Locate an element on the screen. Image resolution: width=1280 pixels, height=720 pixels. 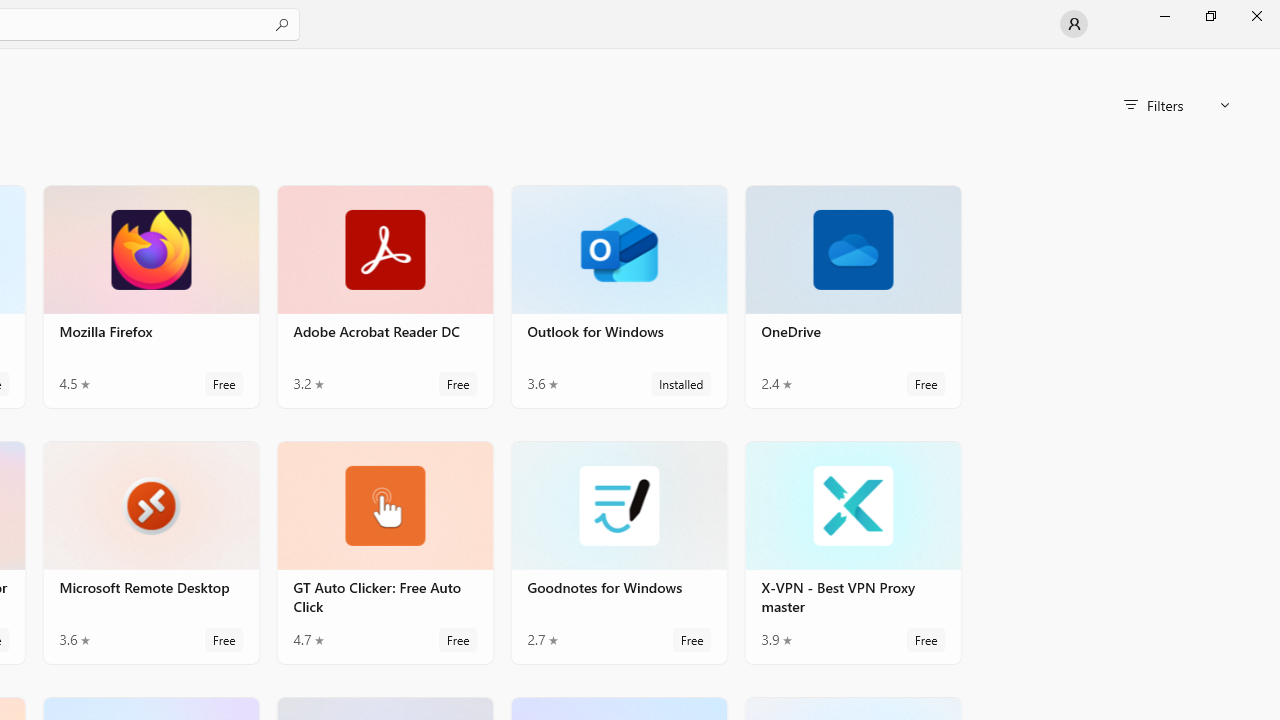
'OneDrive. Average rating of 2.4 out of five stars. Free  ' is located at coordinates (853, 296).